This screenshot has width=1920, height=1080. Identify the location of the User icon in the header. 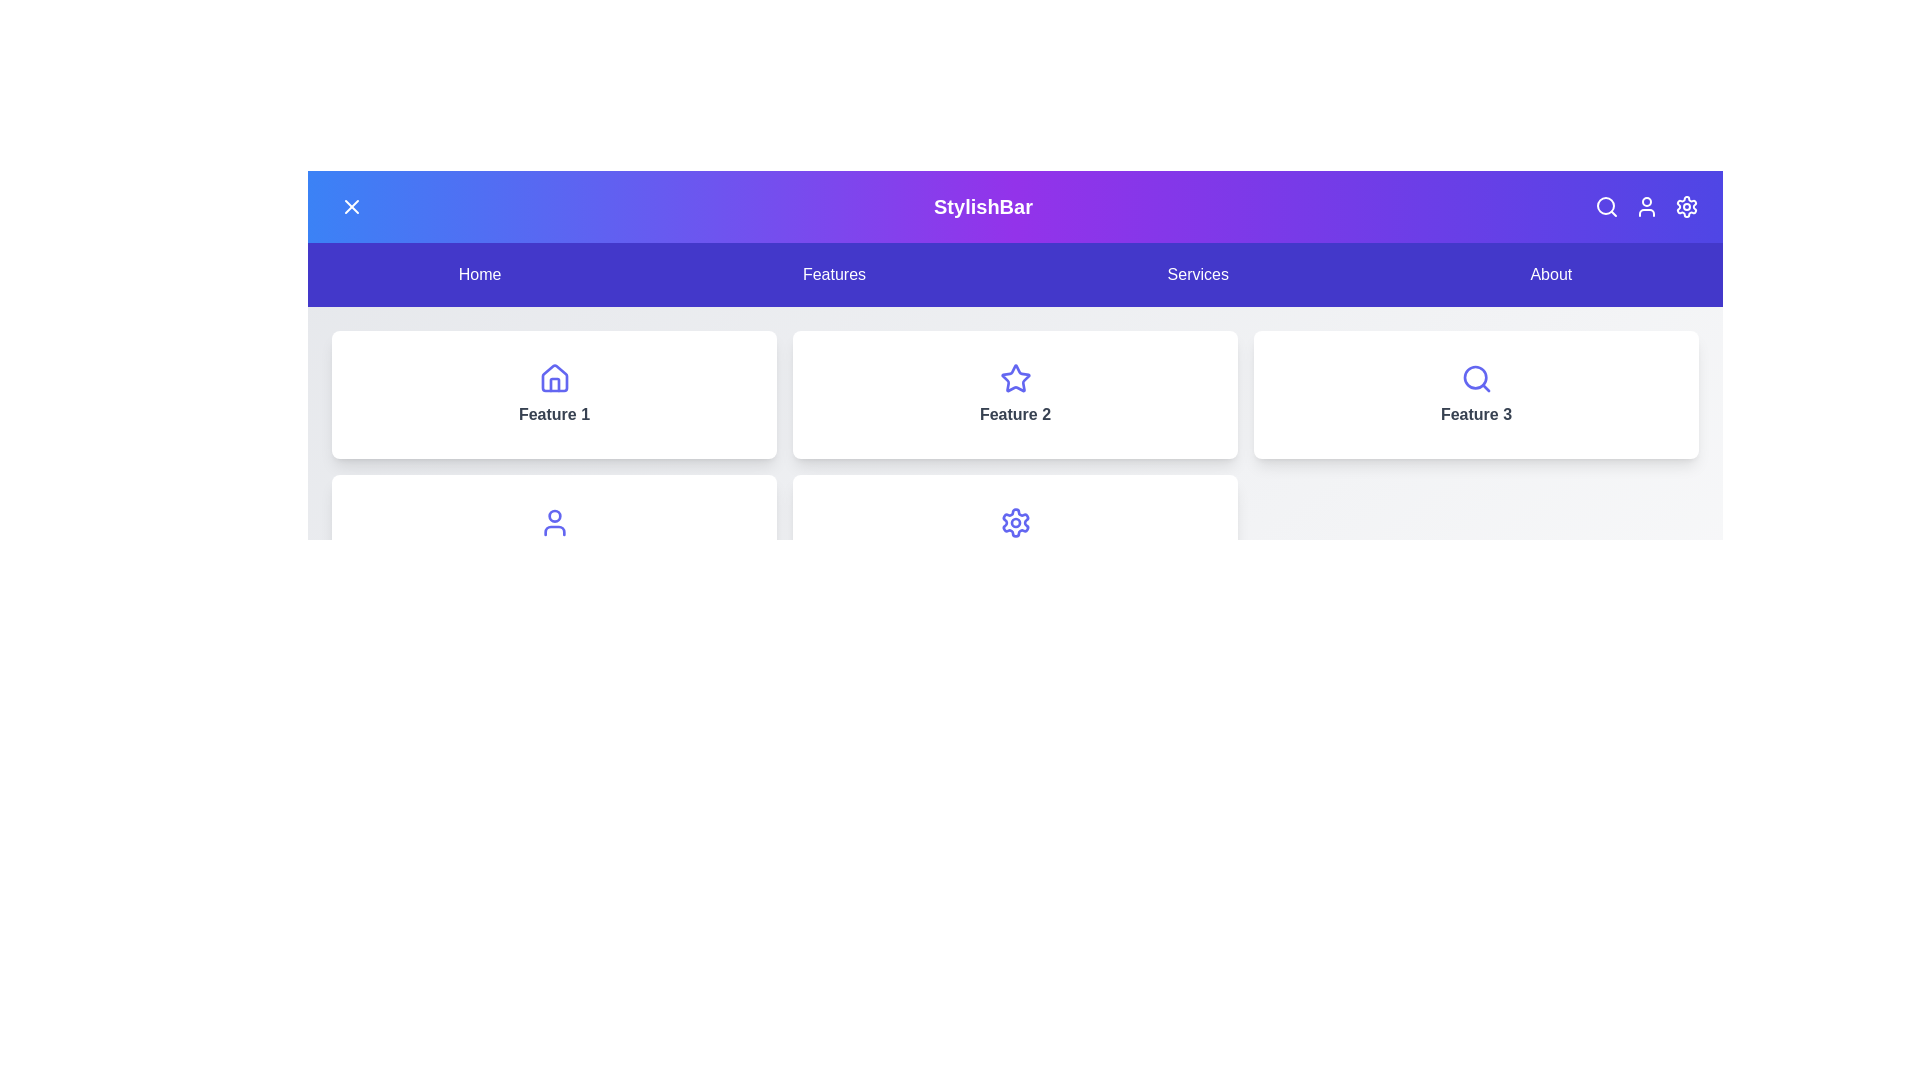
(1646, 207).